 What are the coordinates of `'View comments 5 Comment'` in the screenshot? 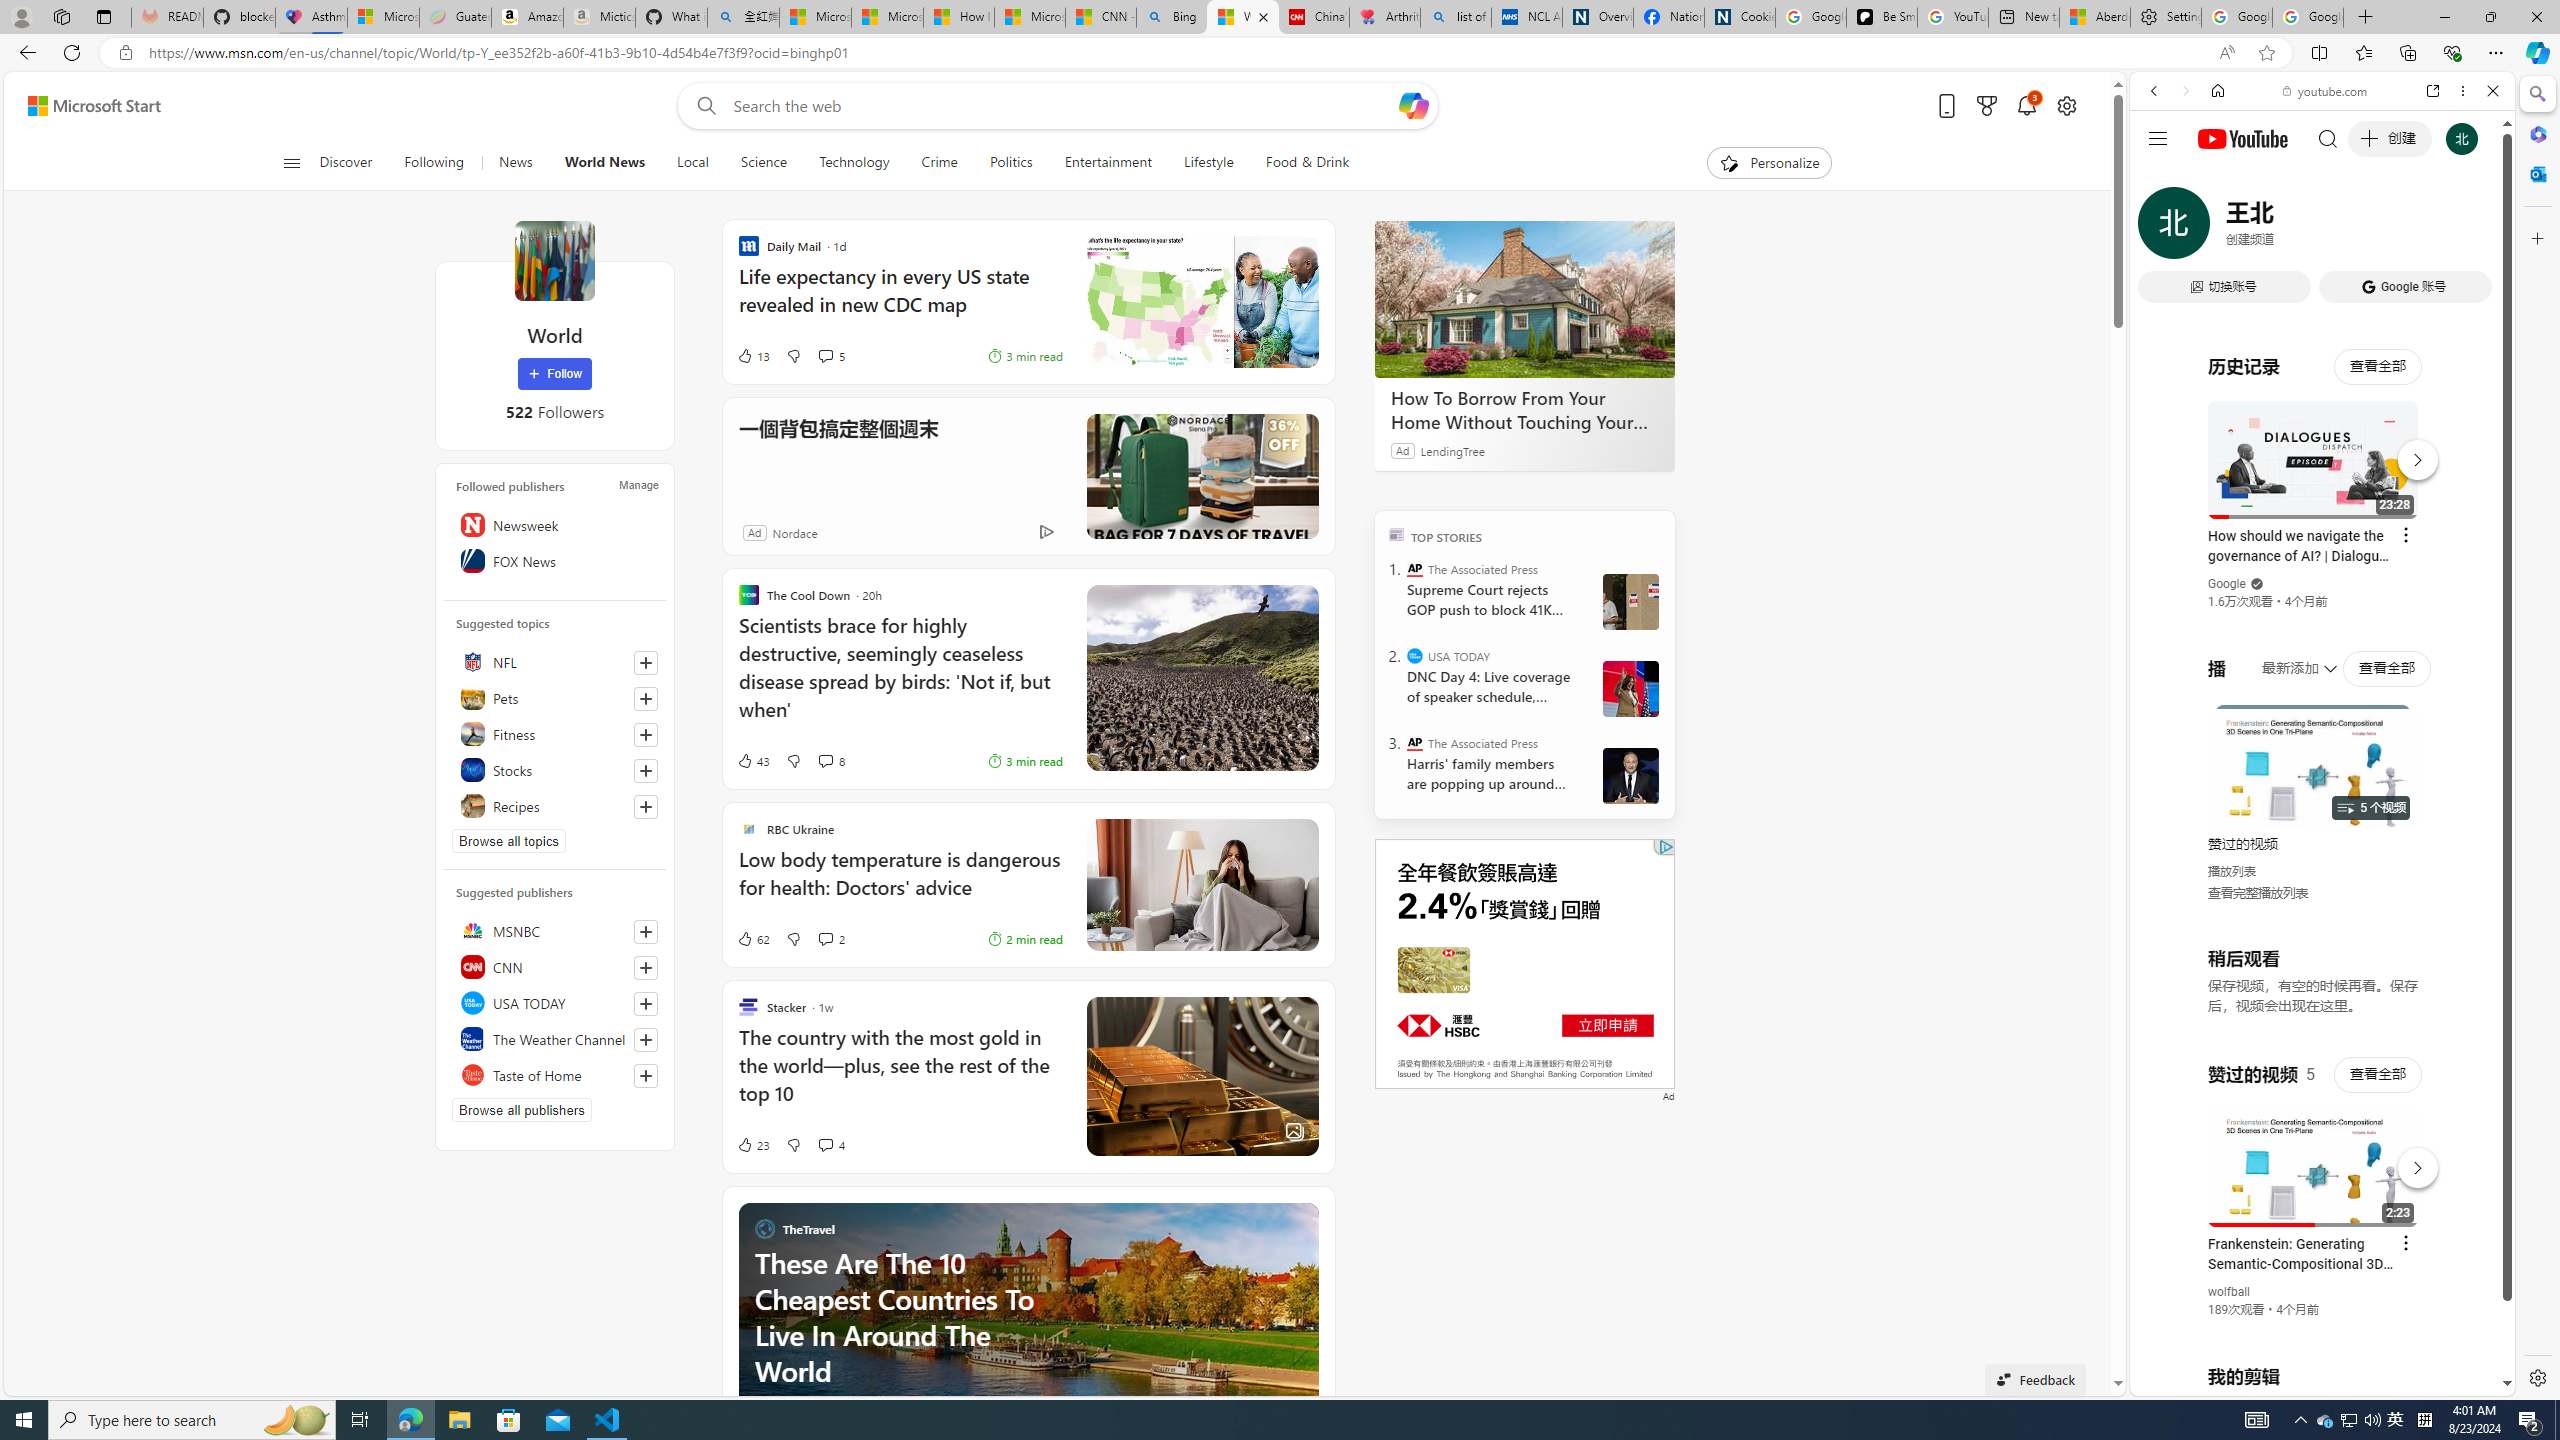 It's located at (824, 356).